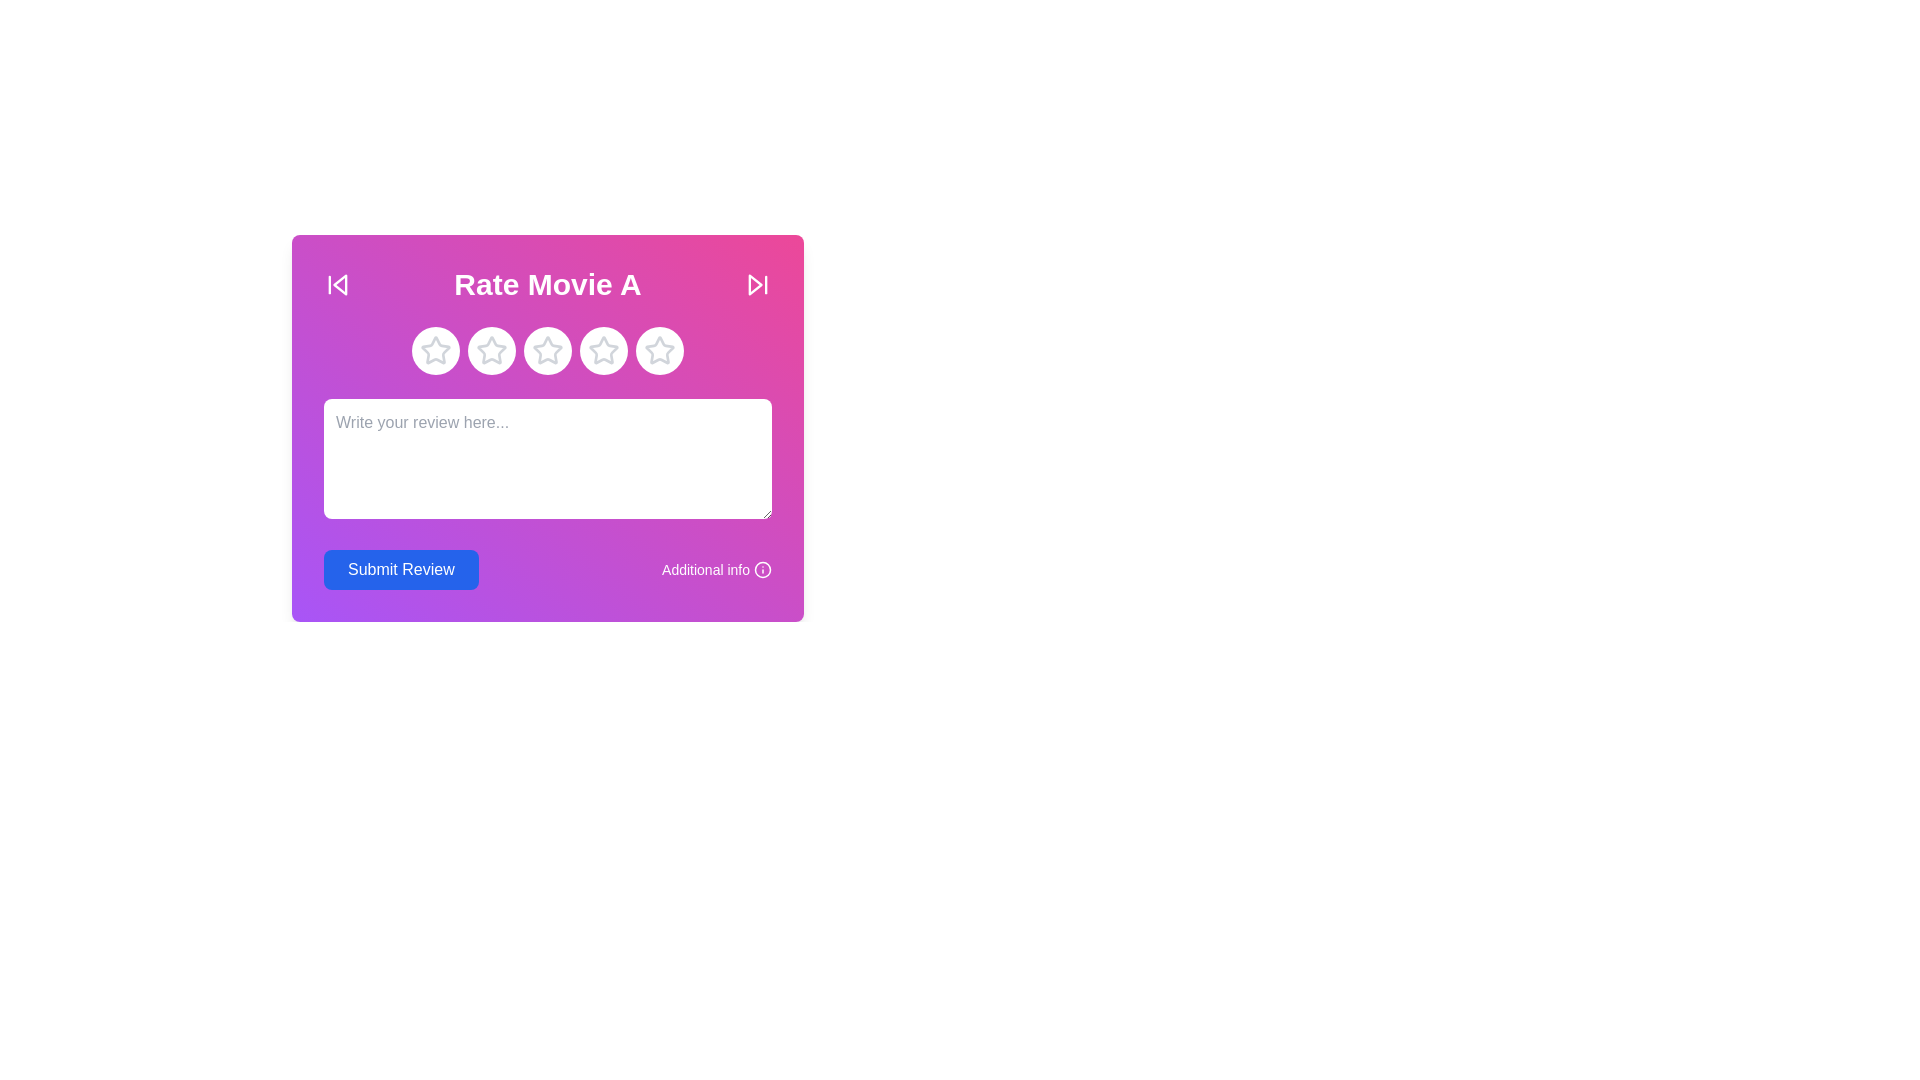  Describe the element at coordinates (400, 570) in the screenshot. I see `the submission button located in the bottom-left corner of the modal` at that location.